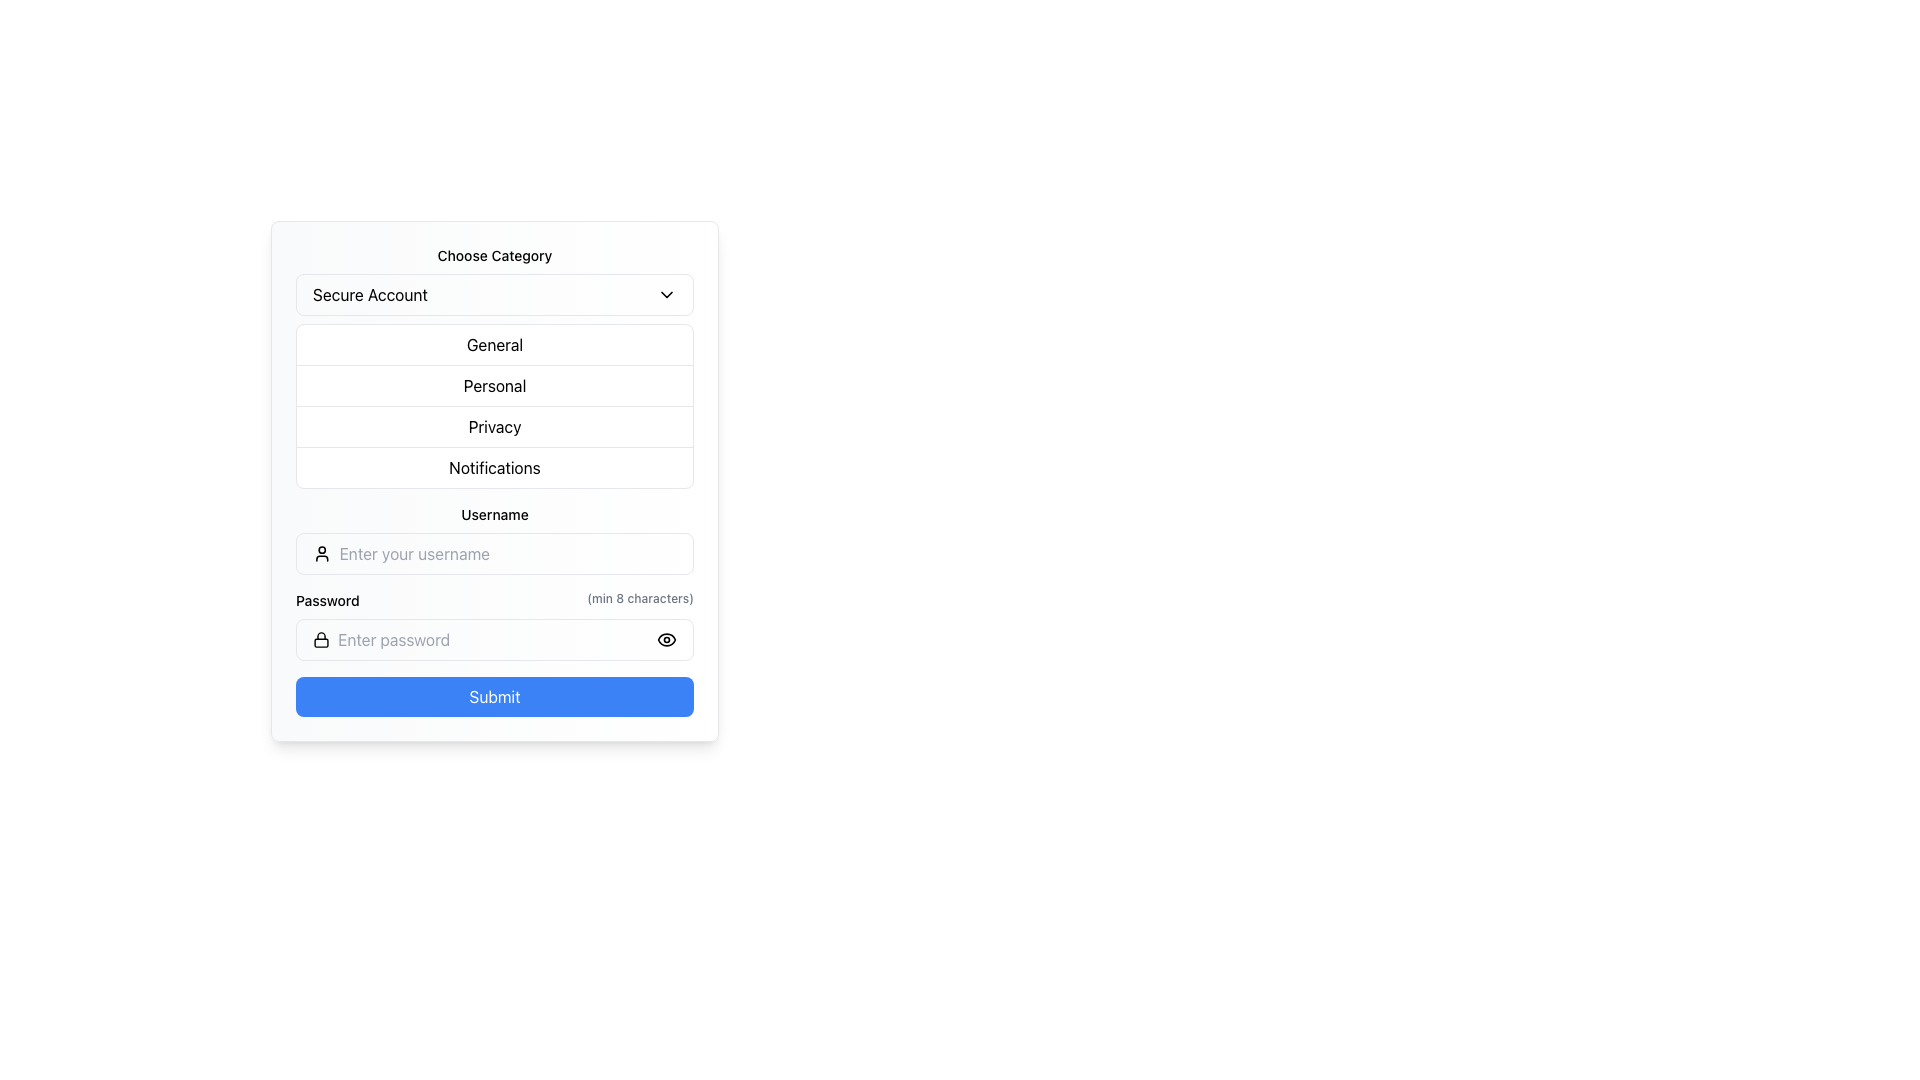 Image resolution: width=1920 pixels, height=1080 pixels. I want to click on the visibility toggler button for the password input field, so click(667, 640).